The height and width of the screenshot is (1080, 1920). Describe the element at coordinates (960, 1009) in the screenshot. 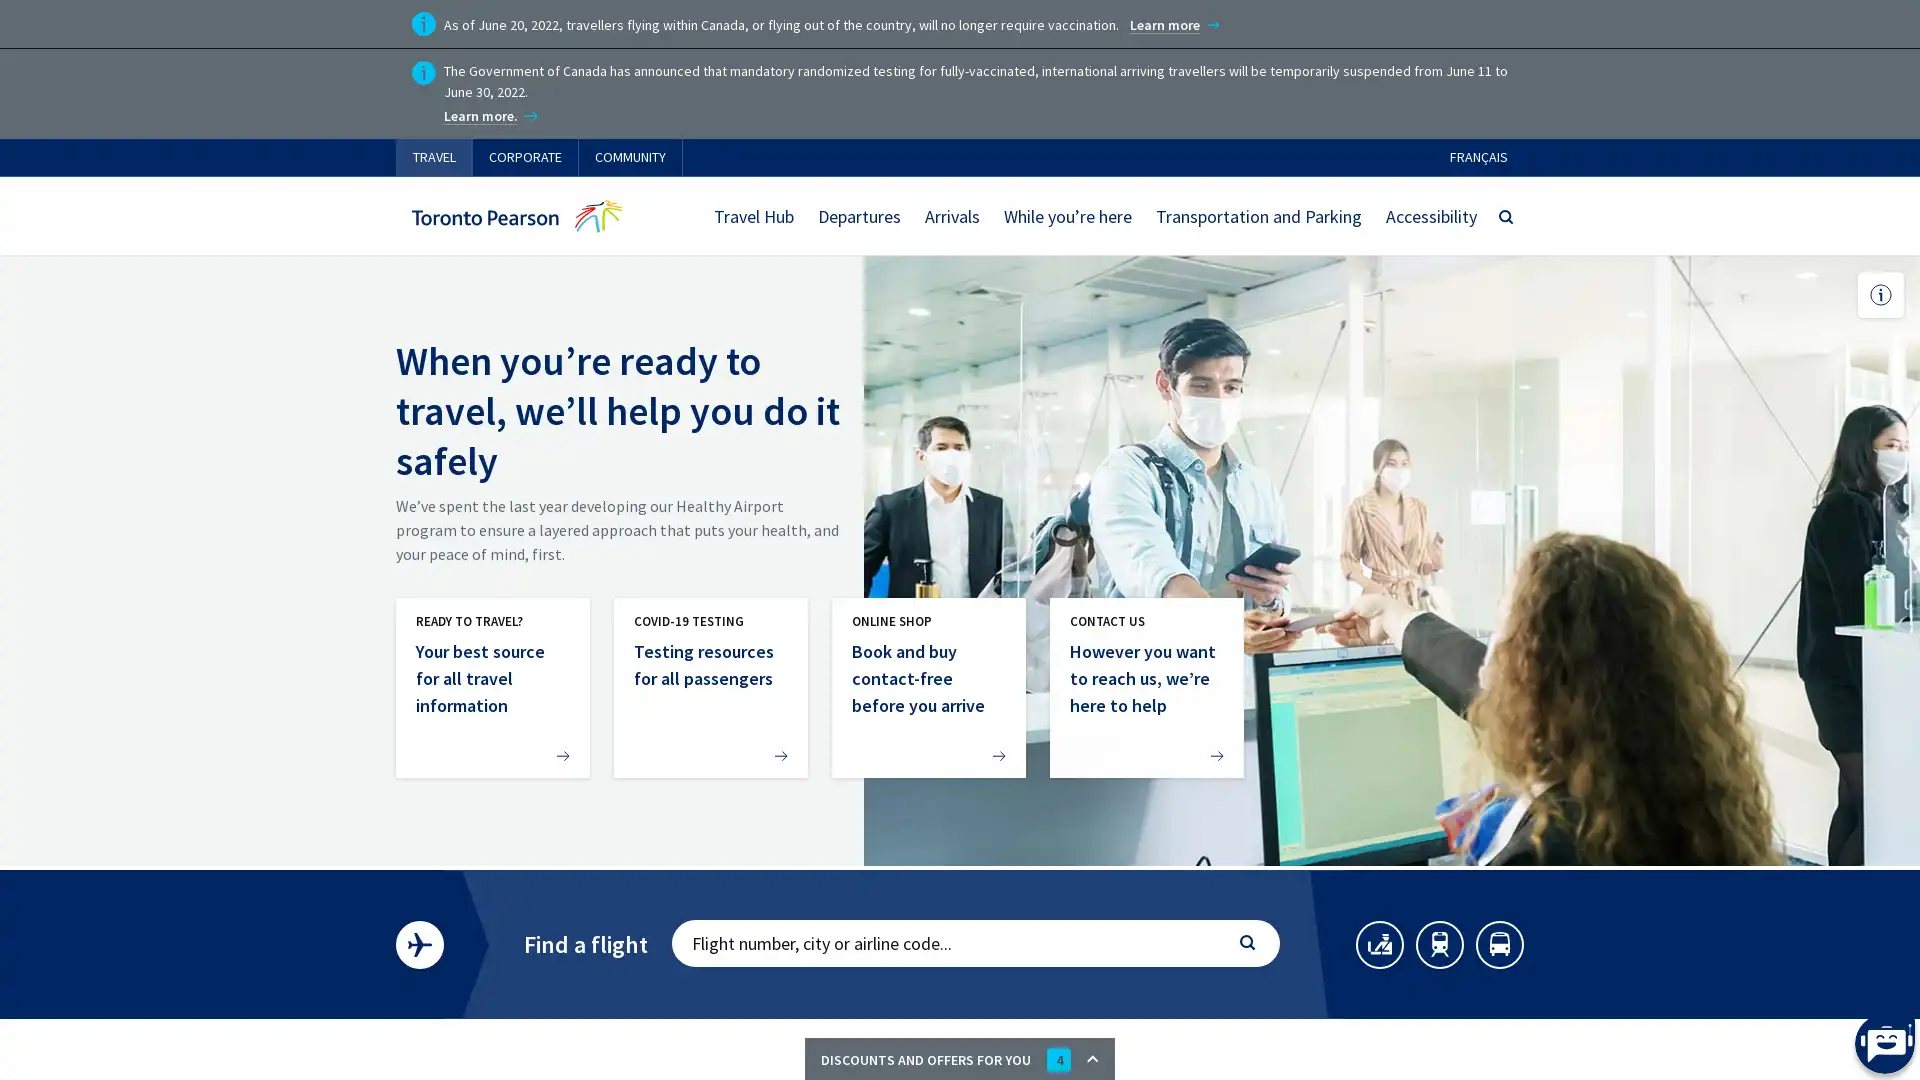

I see `CLOSE` at that location.